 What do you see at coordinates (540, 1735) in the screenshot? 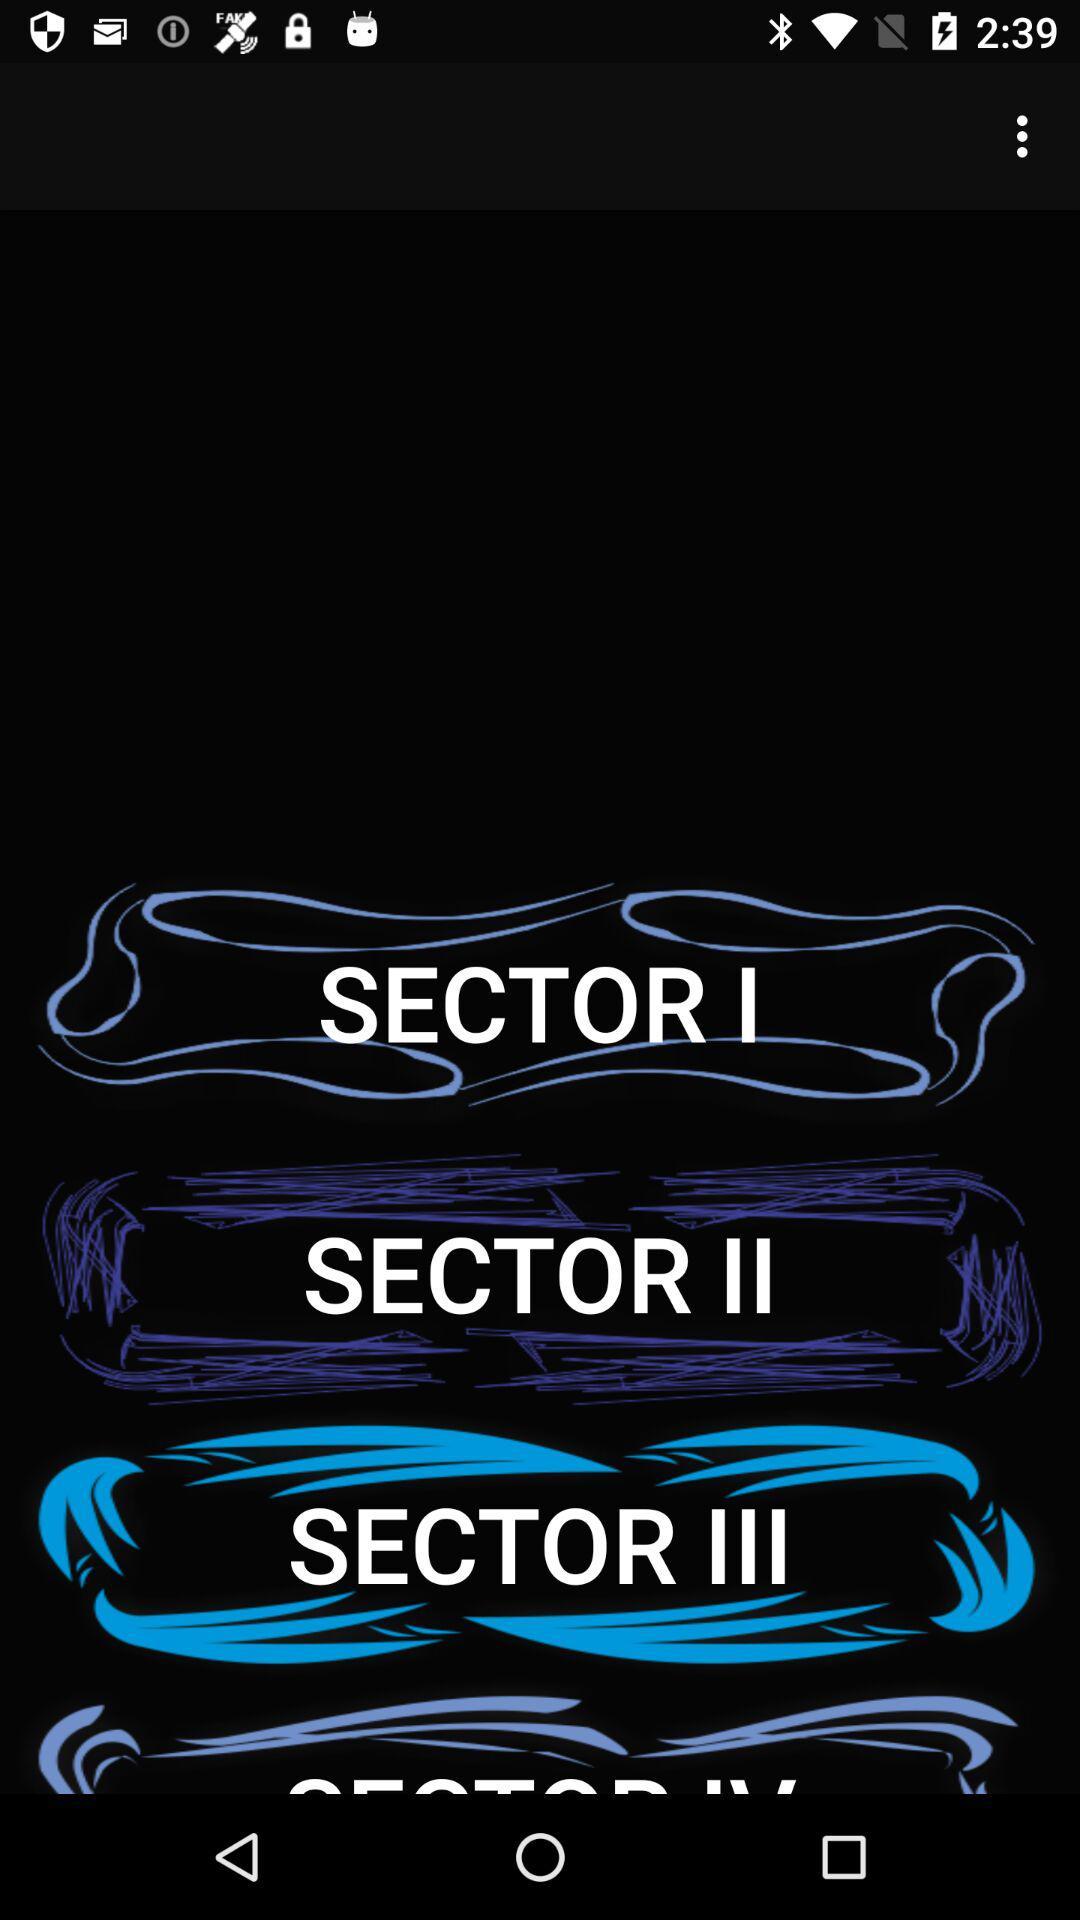
I see `item below sector iii item` at bounding box center [540, 1735].